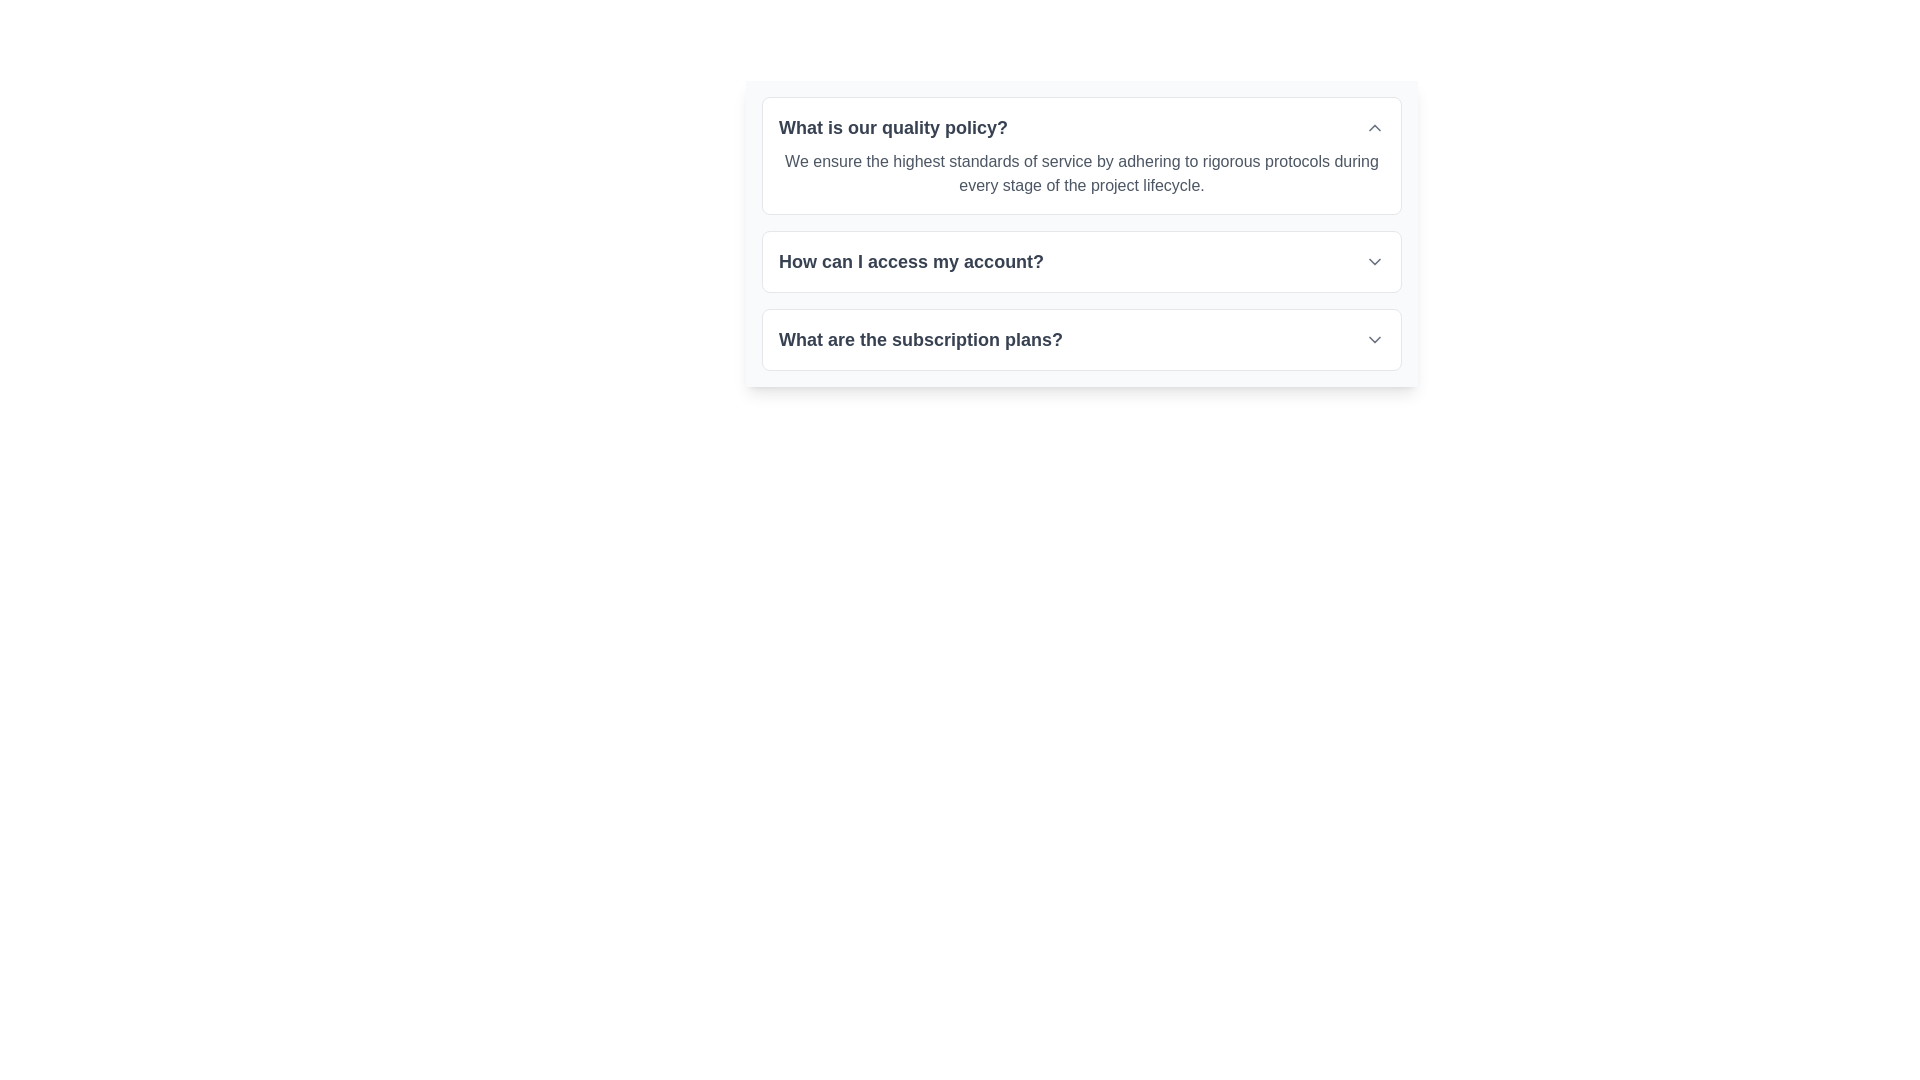 The width and height of the screenshot is (1920, 1080). Describe the element at coordinates (1373, 127) in the screenshot. I see `the Chevron Up icon, which is a small gray upward-pointing chevron located on the far right of the question 'What is our quality policy?' in a vertically stacked list of dropdown menus` at that location.